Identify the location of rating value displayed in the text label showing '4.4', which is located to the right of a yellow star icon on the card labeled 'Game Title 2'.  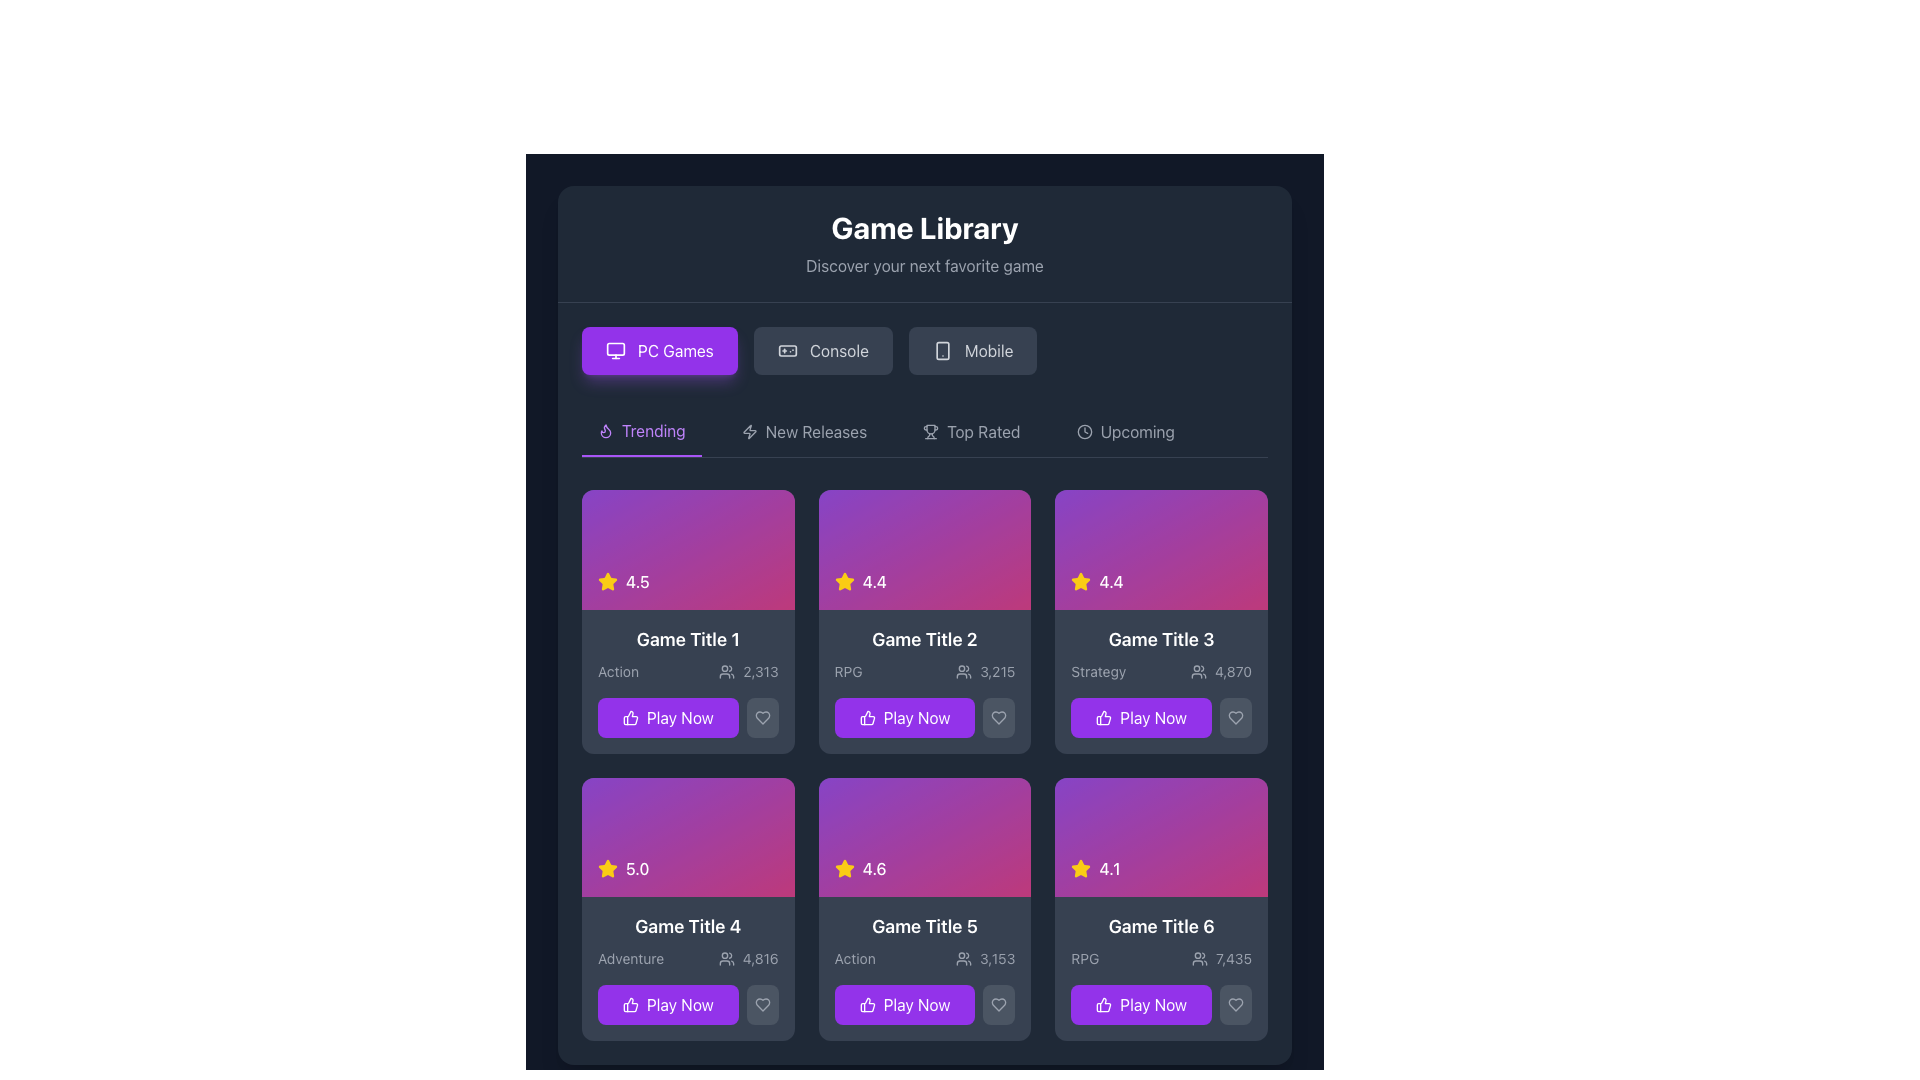
(874, 581).